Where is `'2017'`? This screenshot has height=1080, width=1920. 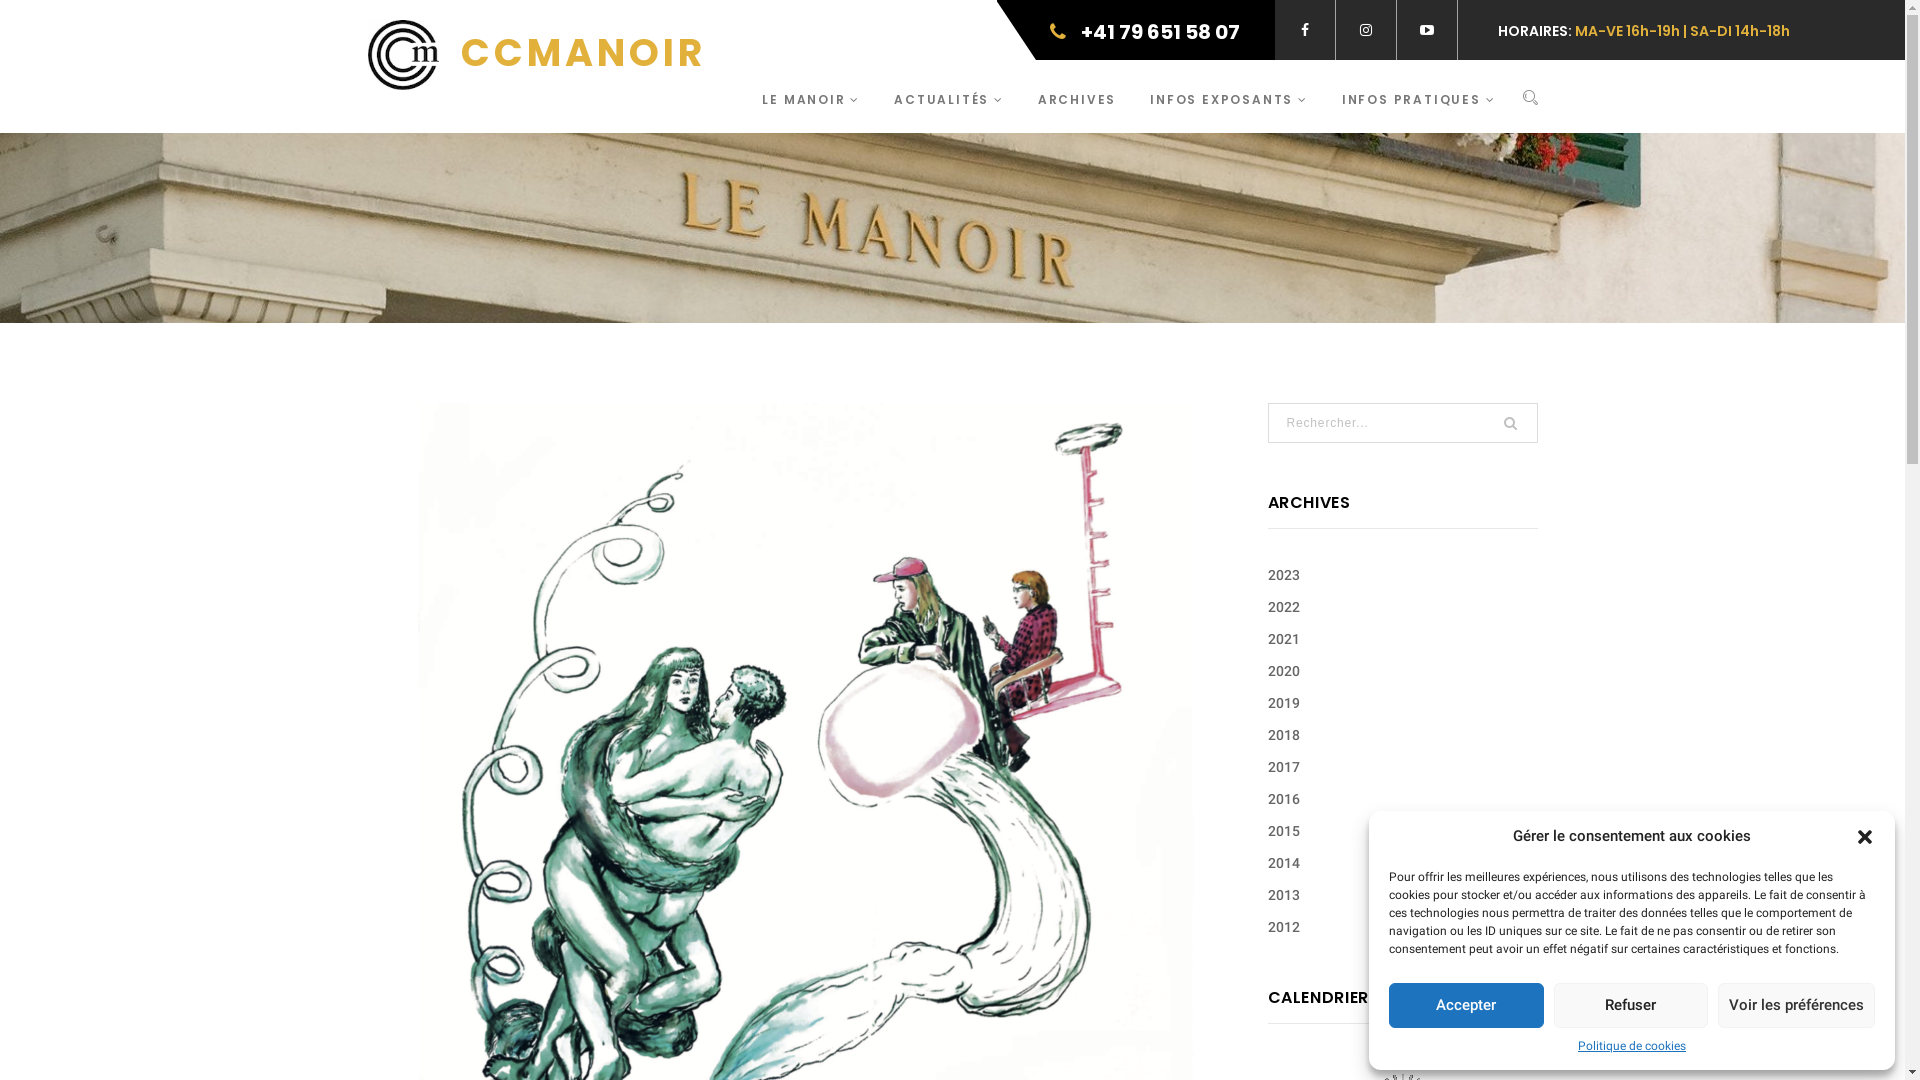 '2017' is located at coordinates (1283, 766).